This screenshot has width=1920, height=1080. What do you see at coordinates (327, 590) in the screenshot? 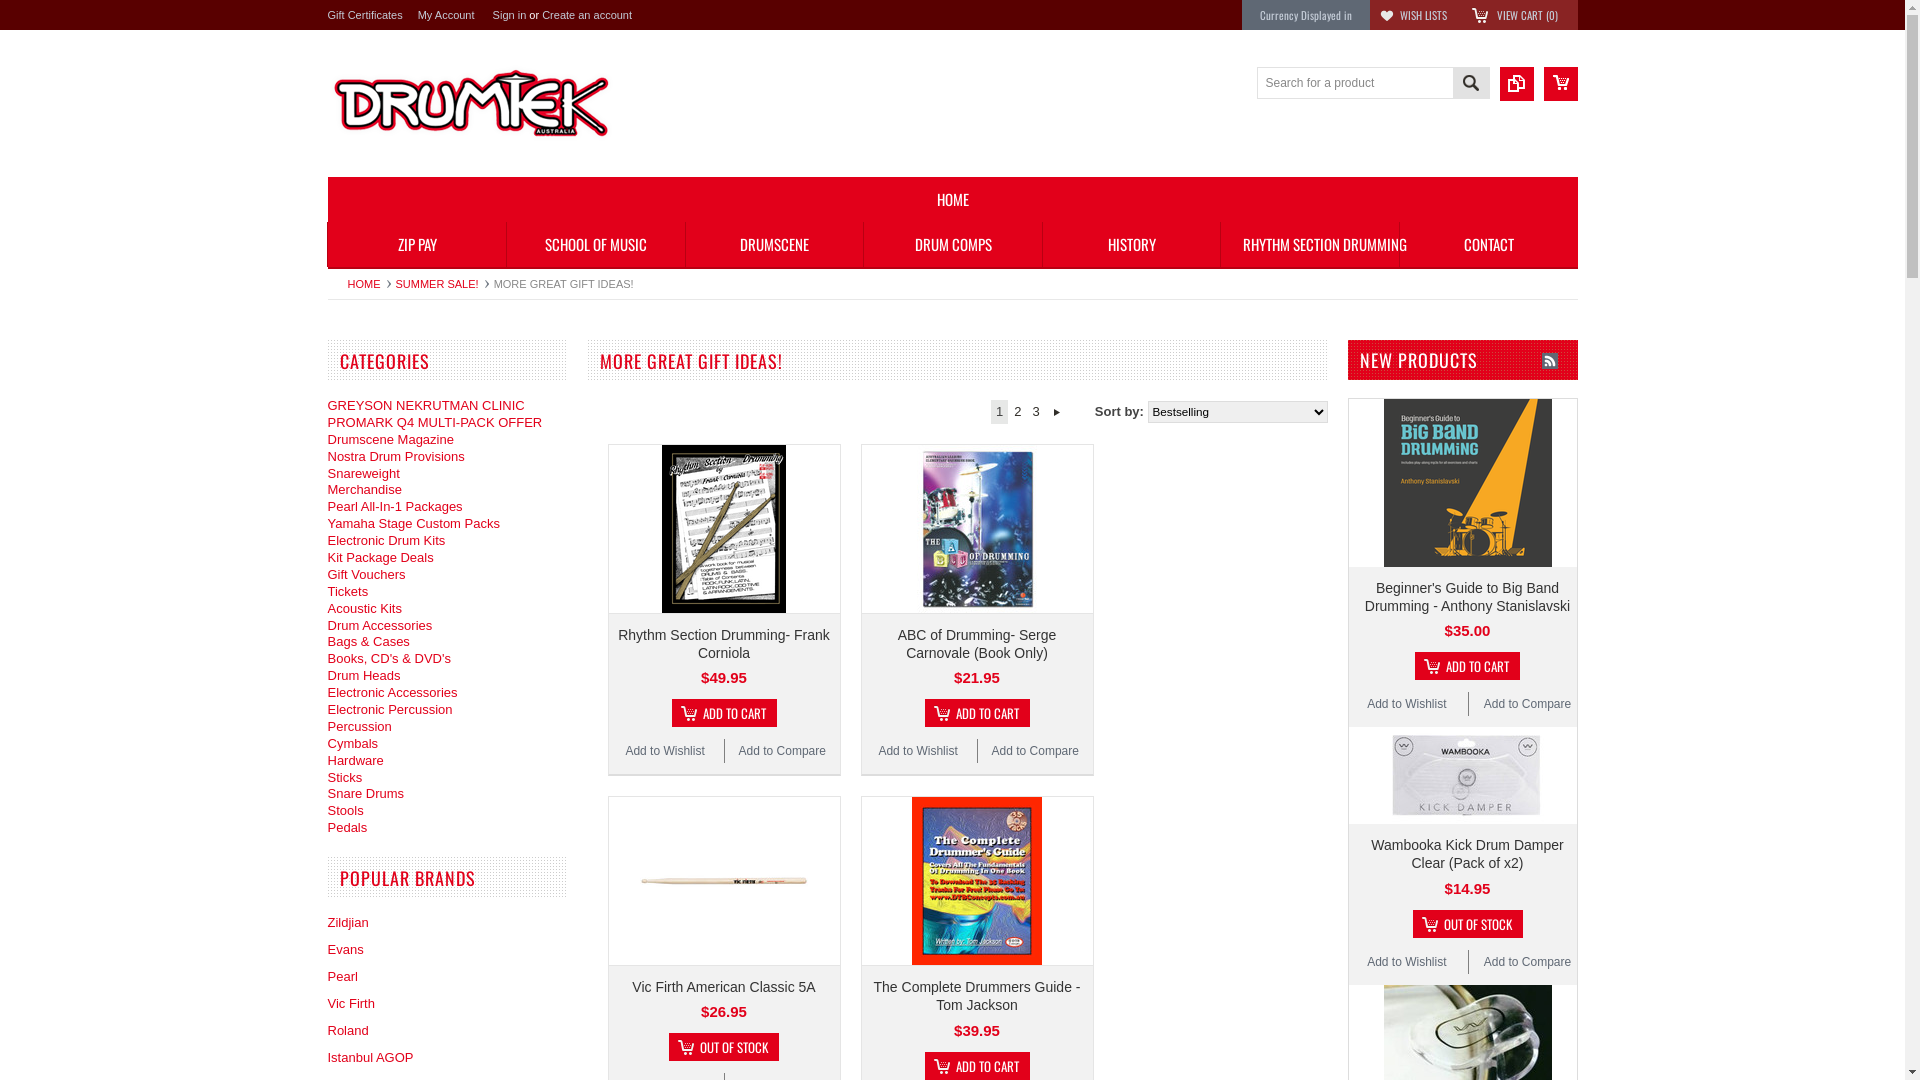
I see `'Tickets'` at bounding box center [327, 590].